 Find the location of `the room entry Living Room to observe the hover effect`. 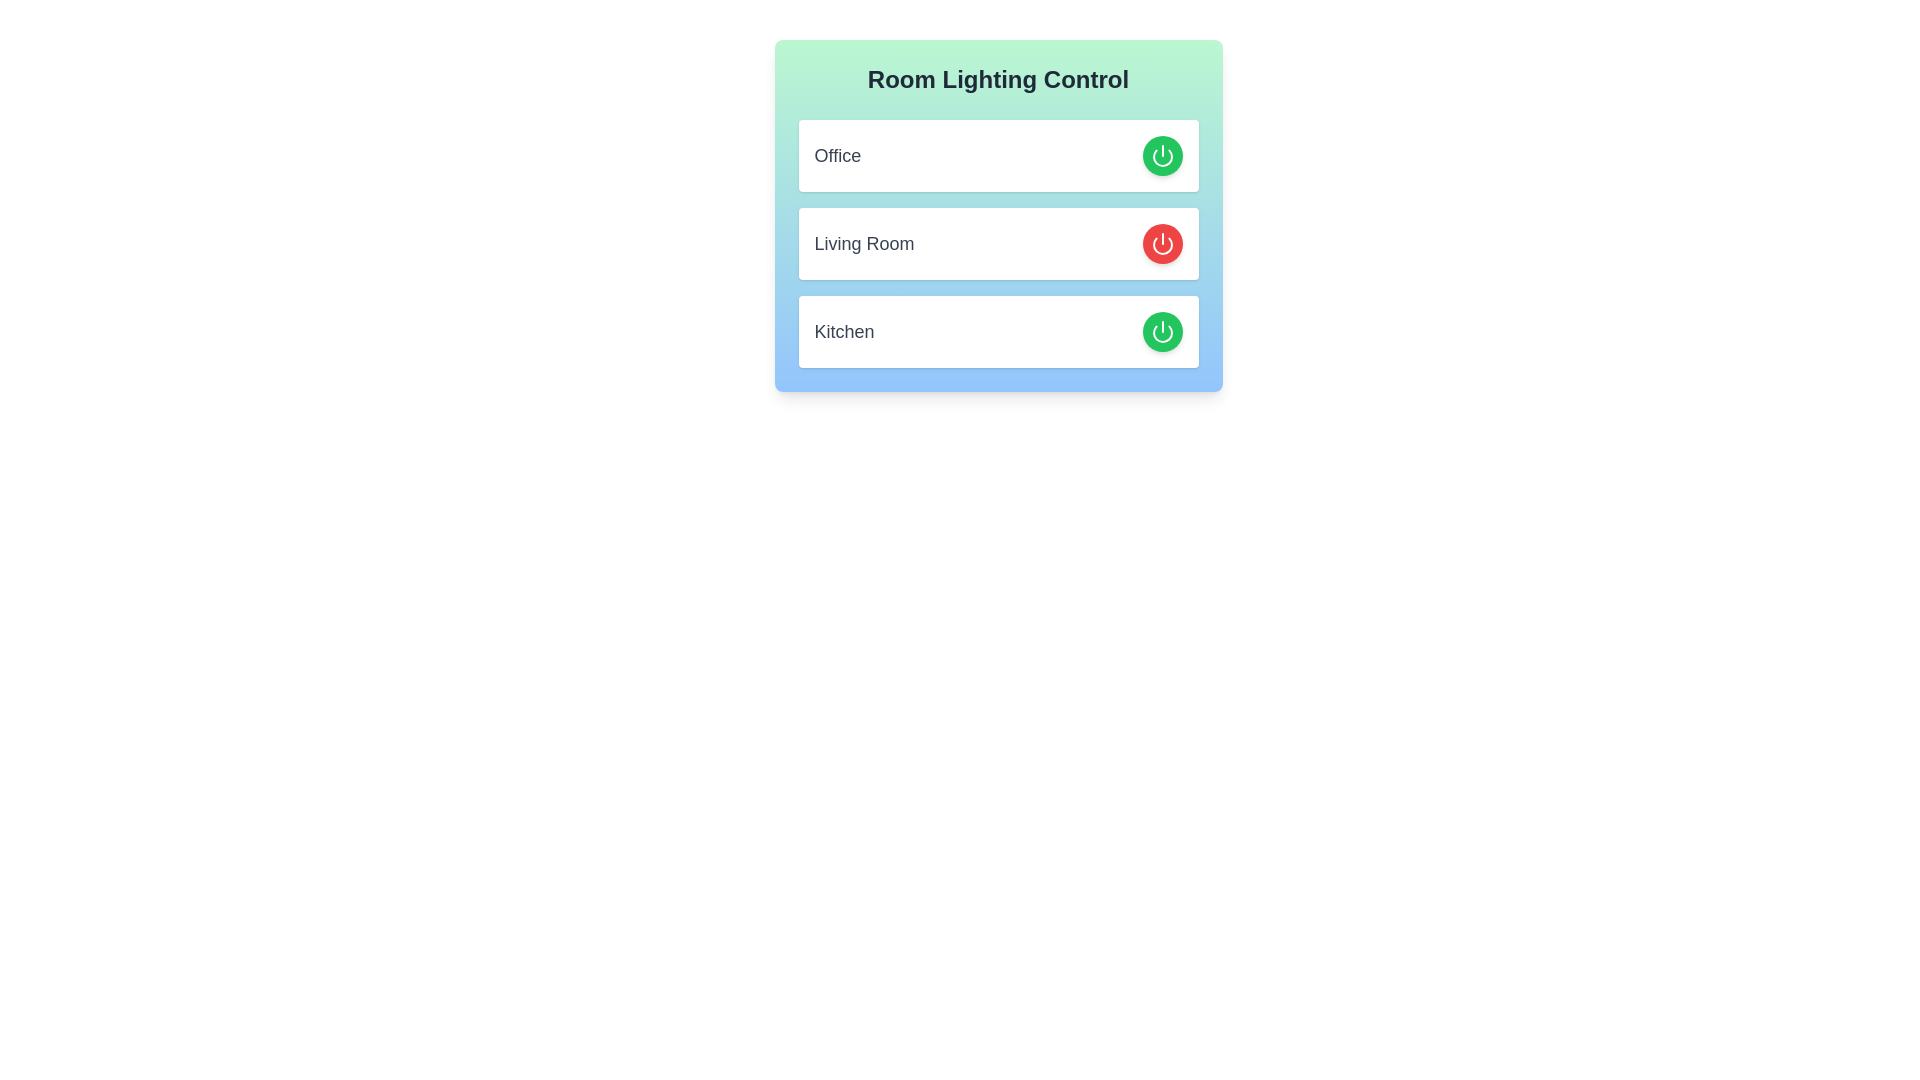

the room entry Living Room to observe the hover effect is located at coordinates (998, 242).